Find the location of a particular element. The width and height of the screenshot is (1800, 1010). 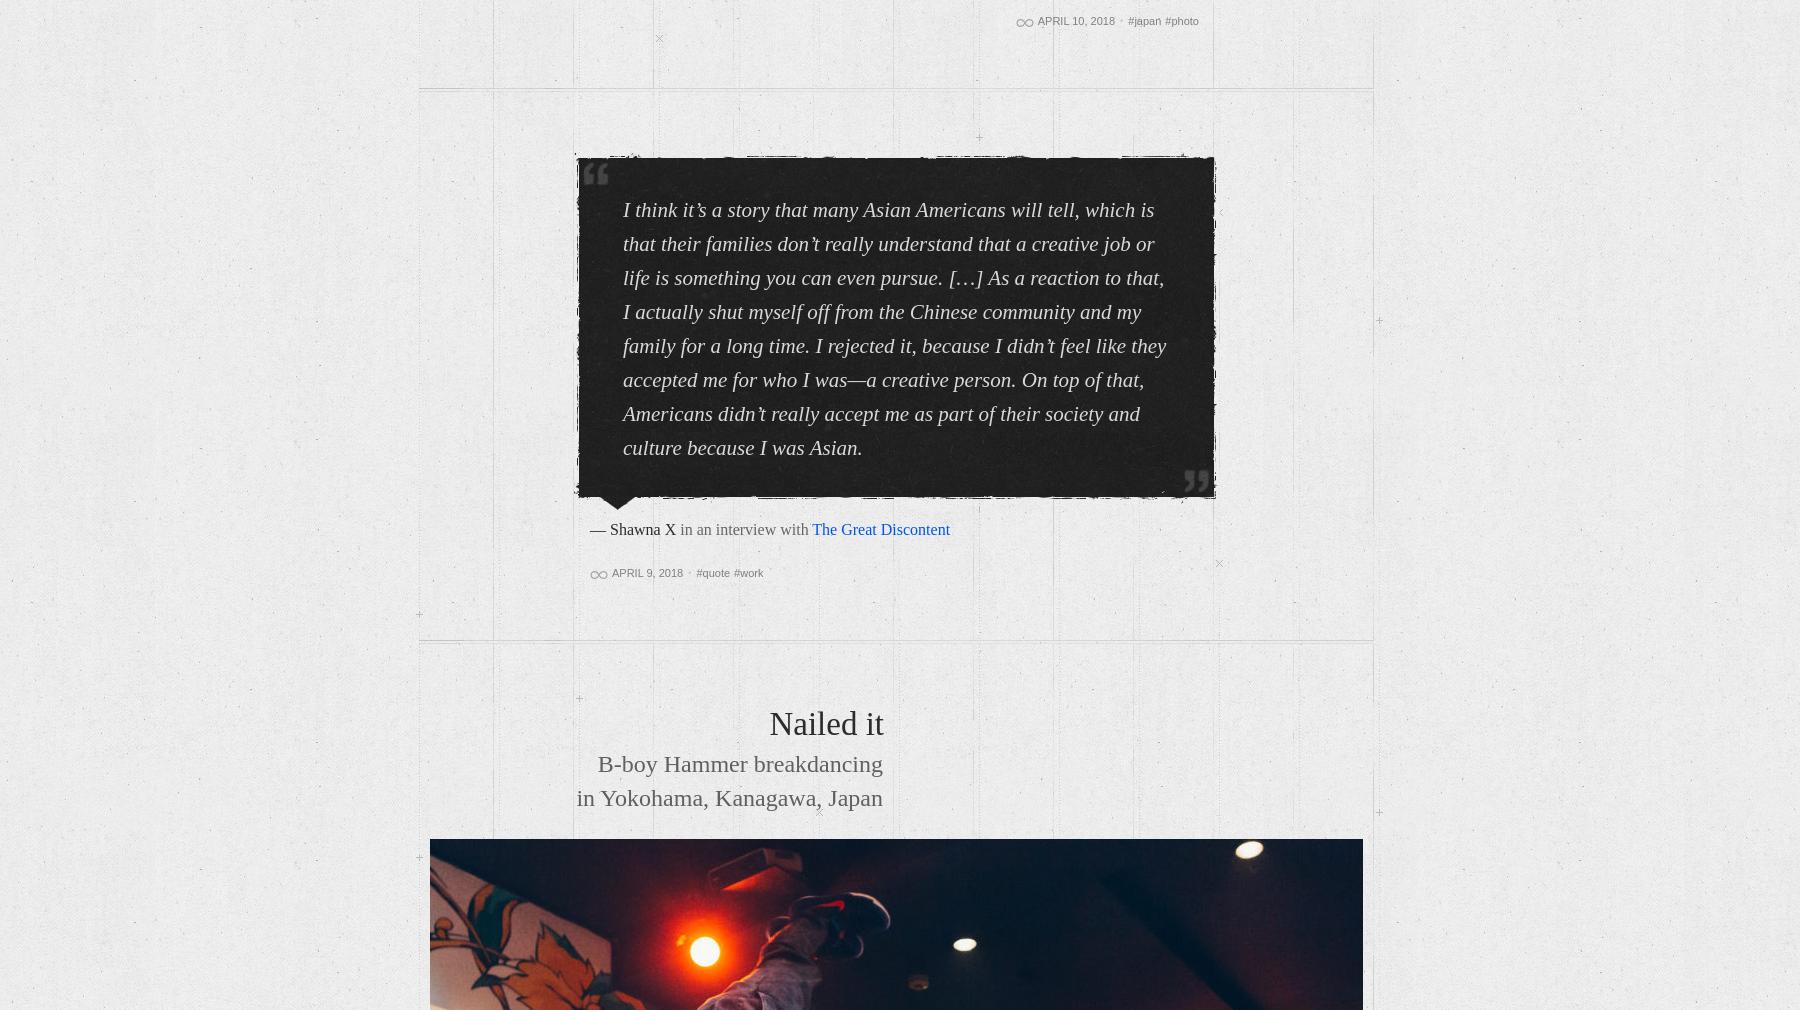

'in an interview with' is located at coordinates (742, 528).